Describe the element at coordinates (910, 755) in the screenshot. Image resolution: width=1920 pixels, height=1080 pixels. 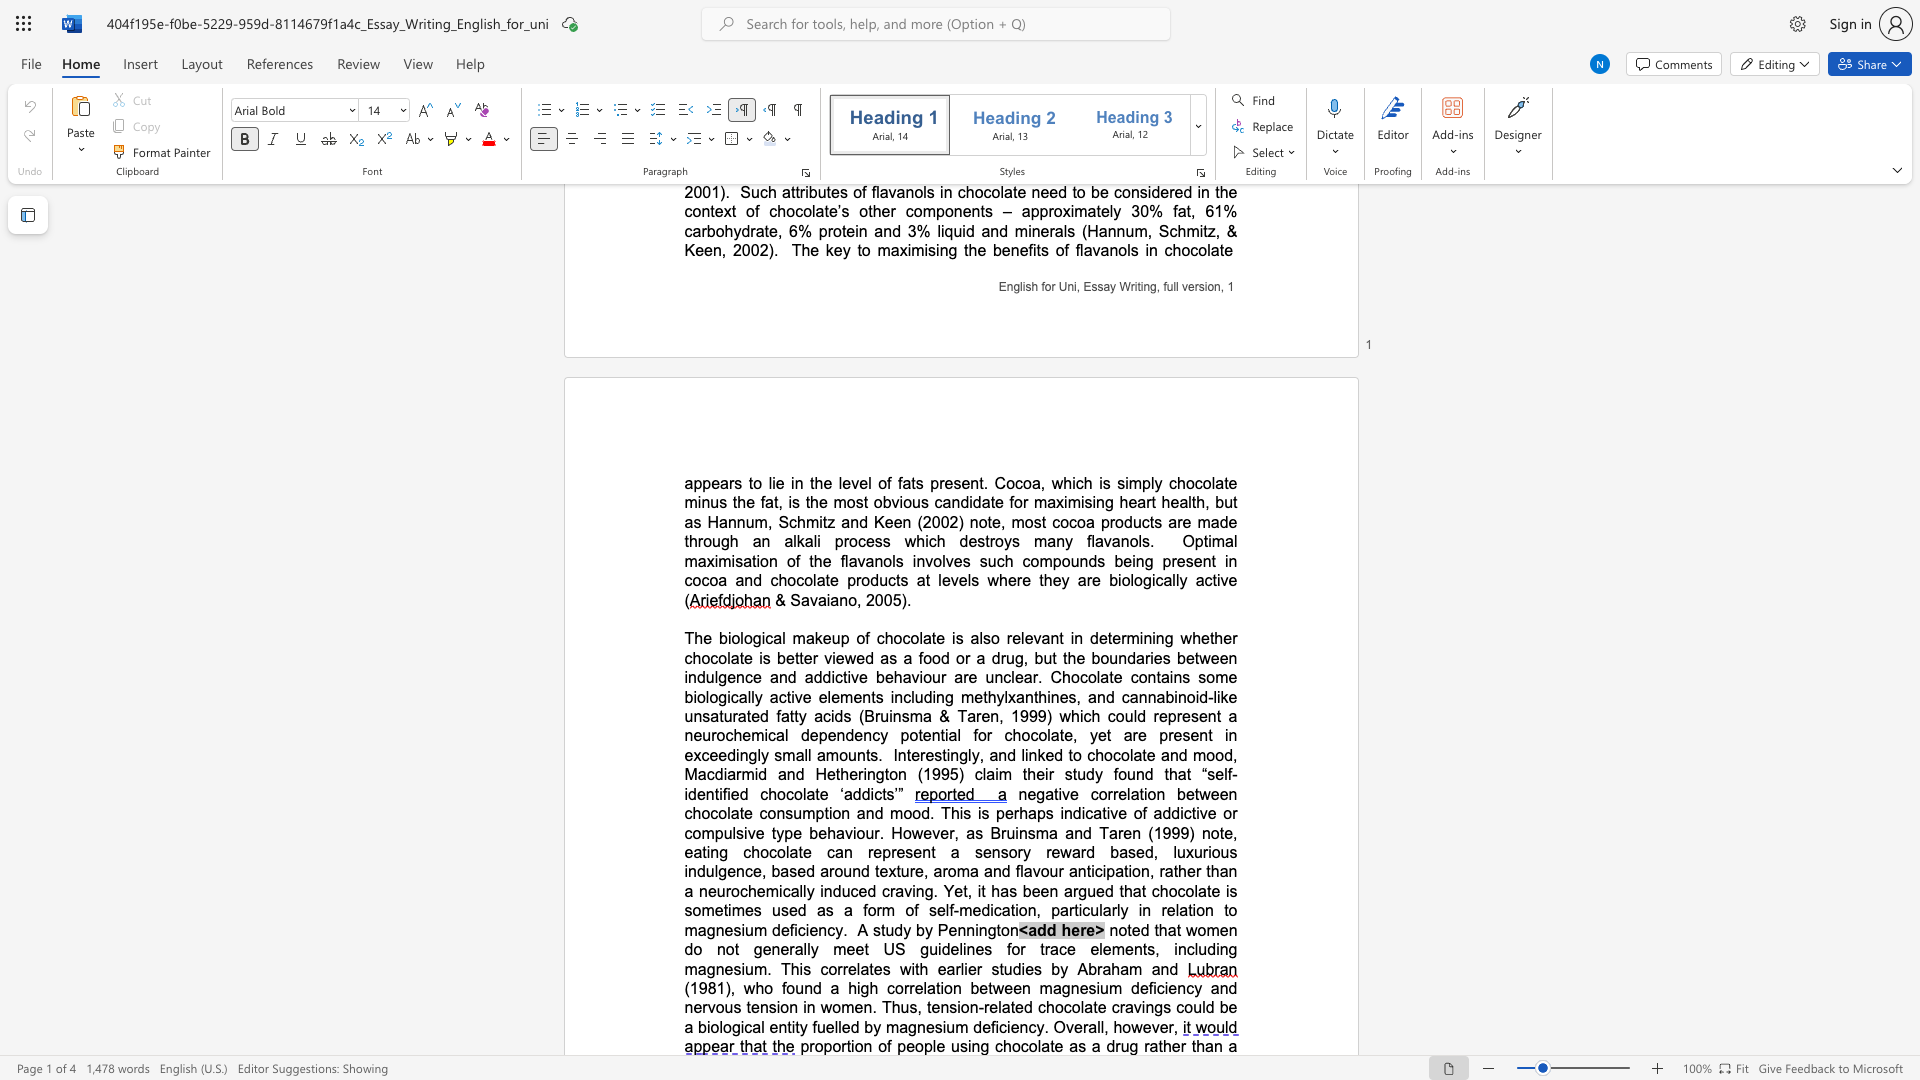
I see `the subset text "erestingly, and lin" within the text "Interestingly, and linked to chocolate and"` at that location.